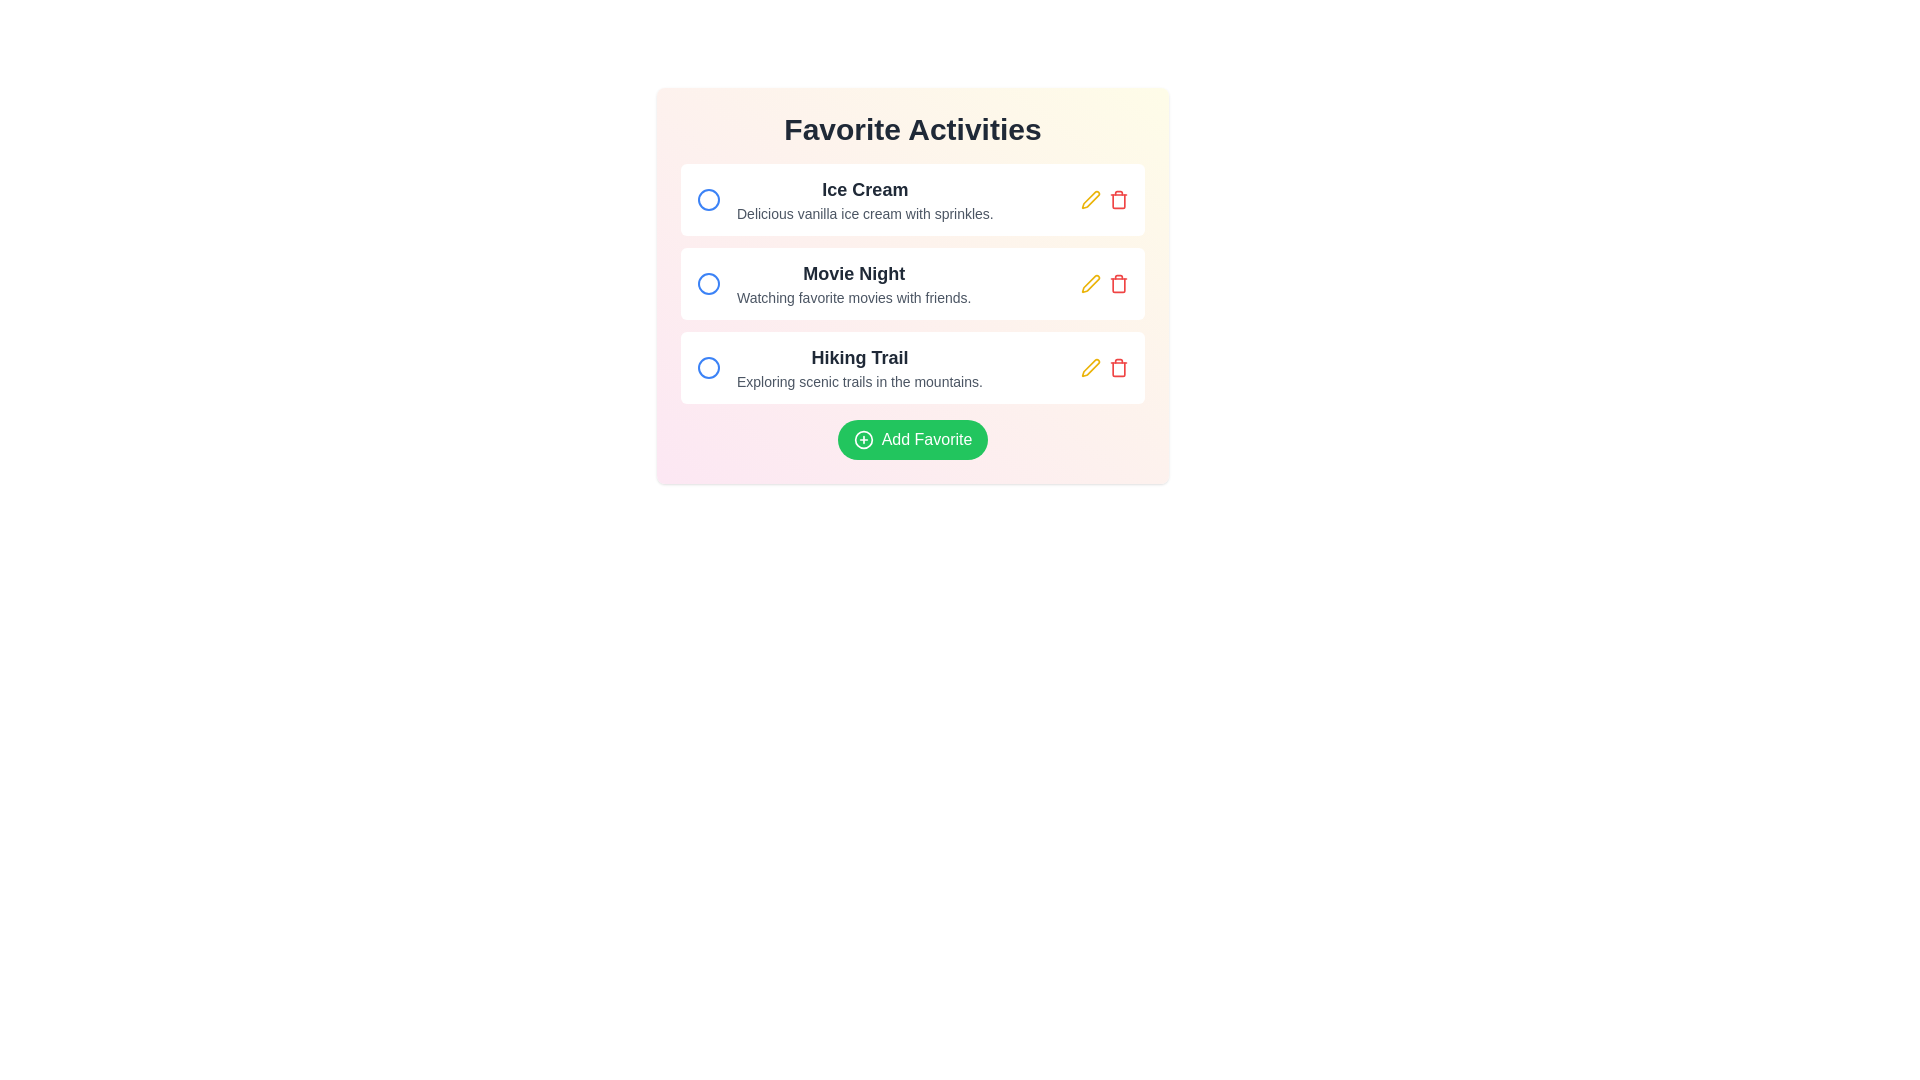 The width and height of the screenshot is (1920, 1080). What do you see at coordinates (845, 200) in the screenshot?
I see `the first item` at bounding box center [845, 200].